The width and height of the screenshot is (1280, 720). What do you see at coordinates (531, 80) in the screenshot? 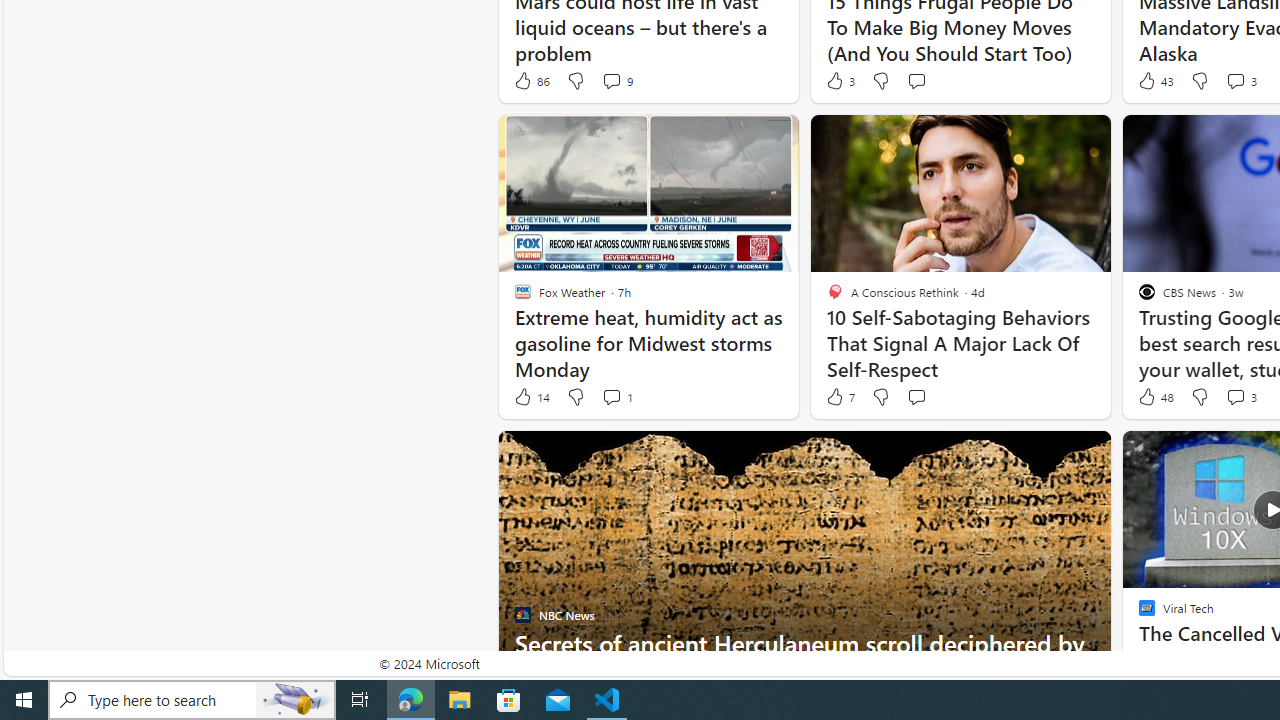
I see `'86 Like'` at bounding box center [531, 80].